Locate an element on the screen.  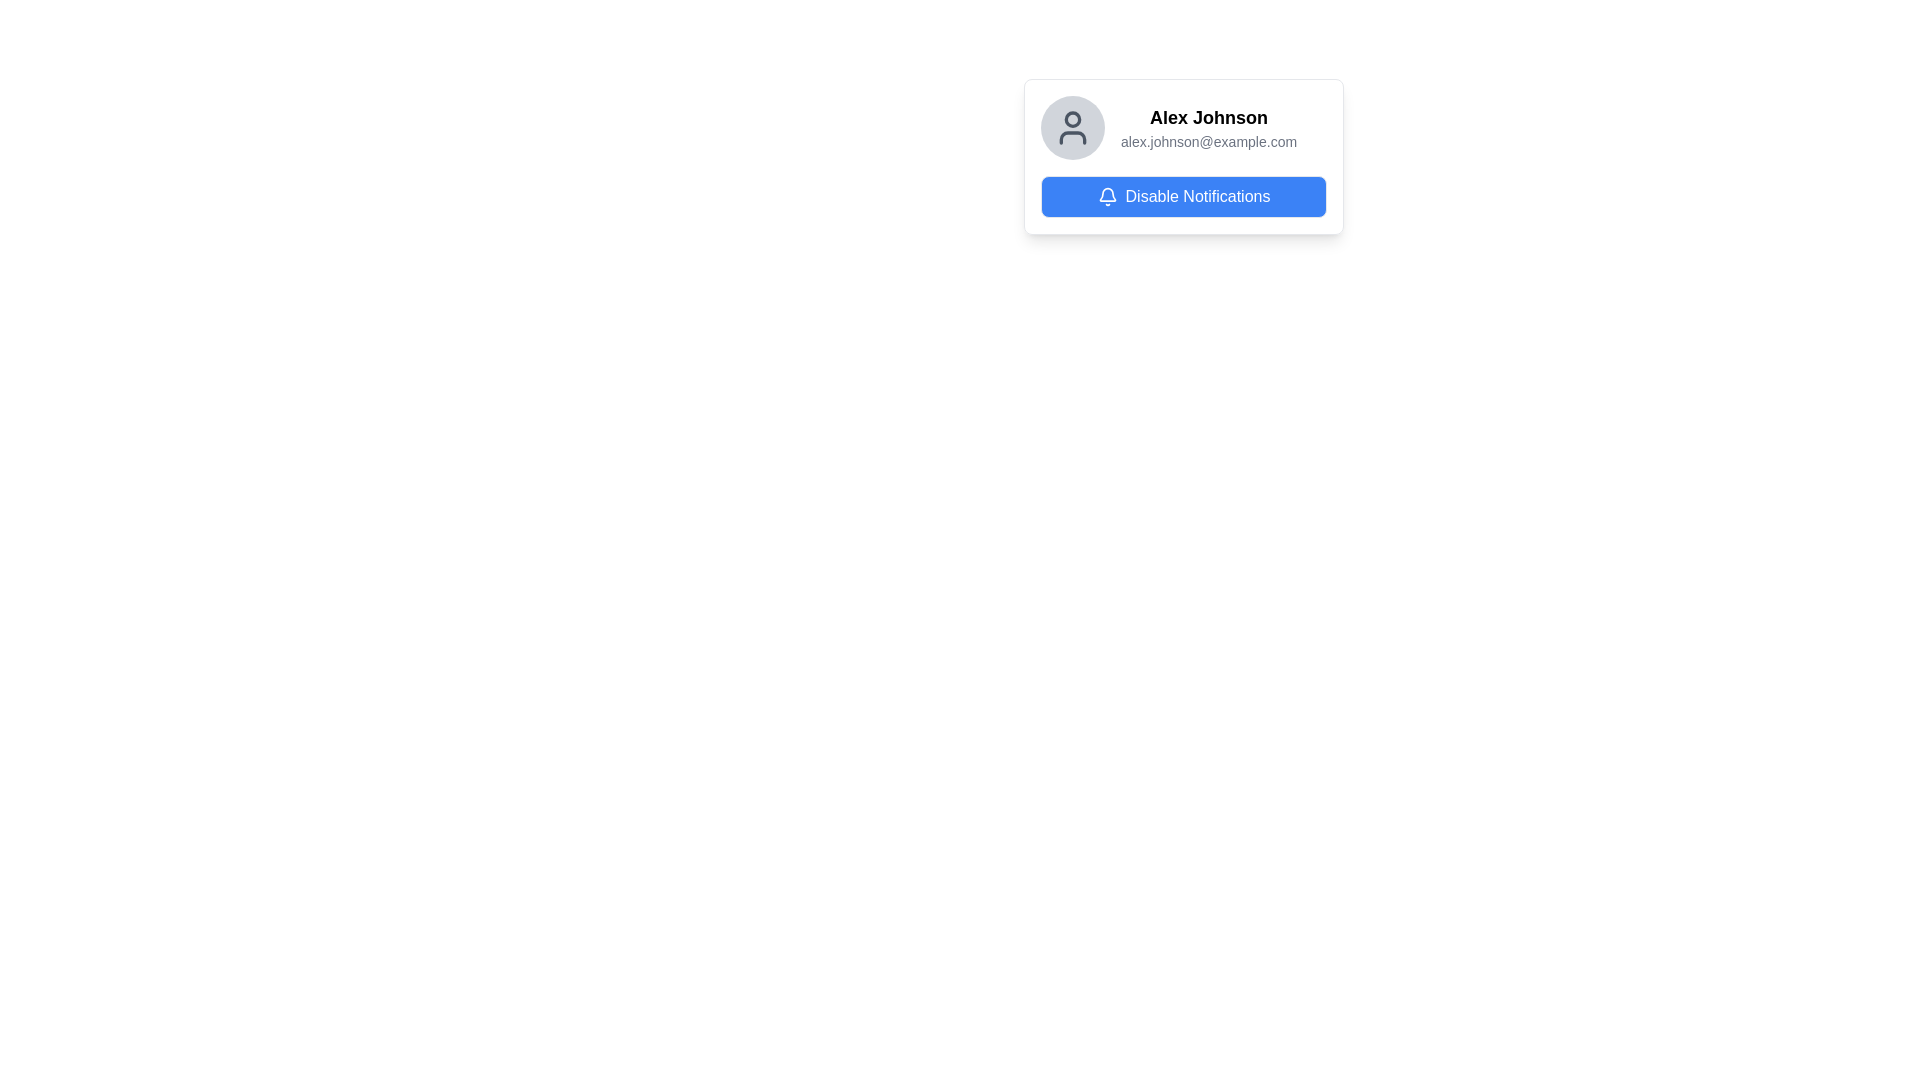
the email address 'alex.johnson@example.com' displayed in gray font below the name 'Alex Johnson' in the user profile card is located at coordinates (1208, 141).